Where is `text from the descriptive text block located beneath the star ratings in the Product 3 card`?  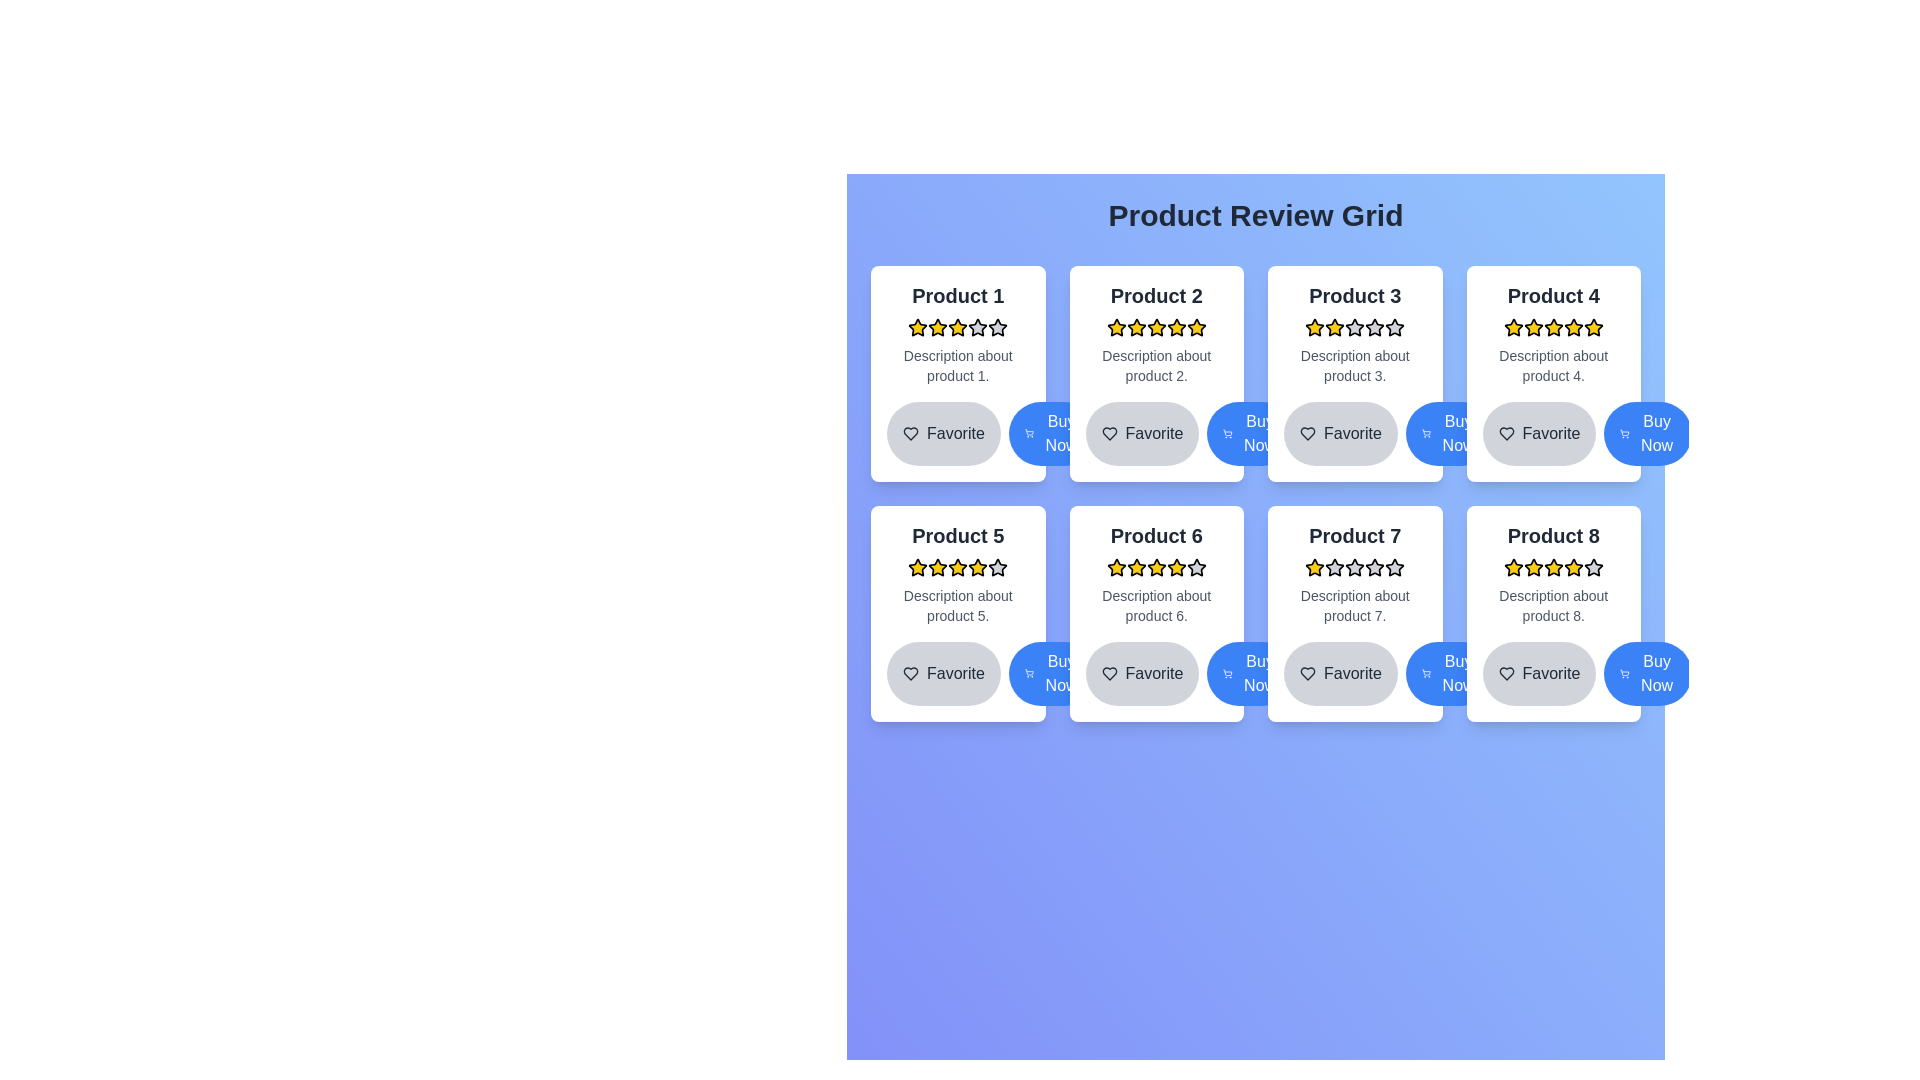
text from the descriptive text block located beneath the star ratings in the Product 3 card is located at coordinates (1355, 366).